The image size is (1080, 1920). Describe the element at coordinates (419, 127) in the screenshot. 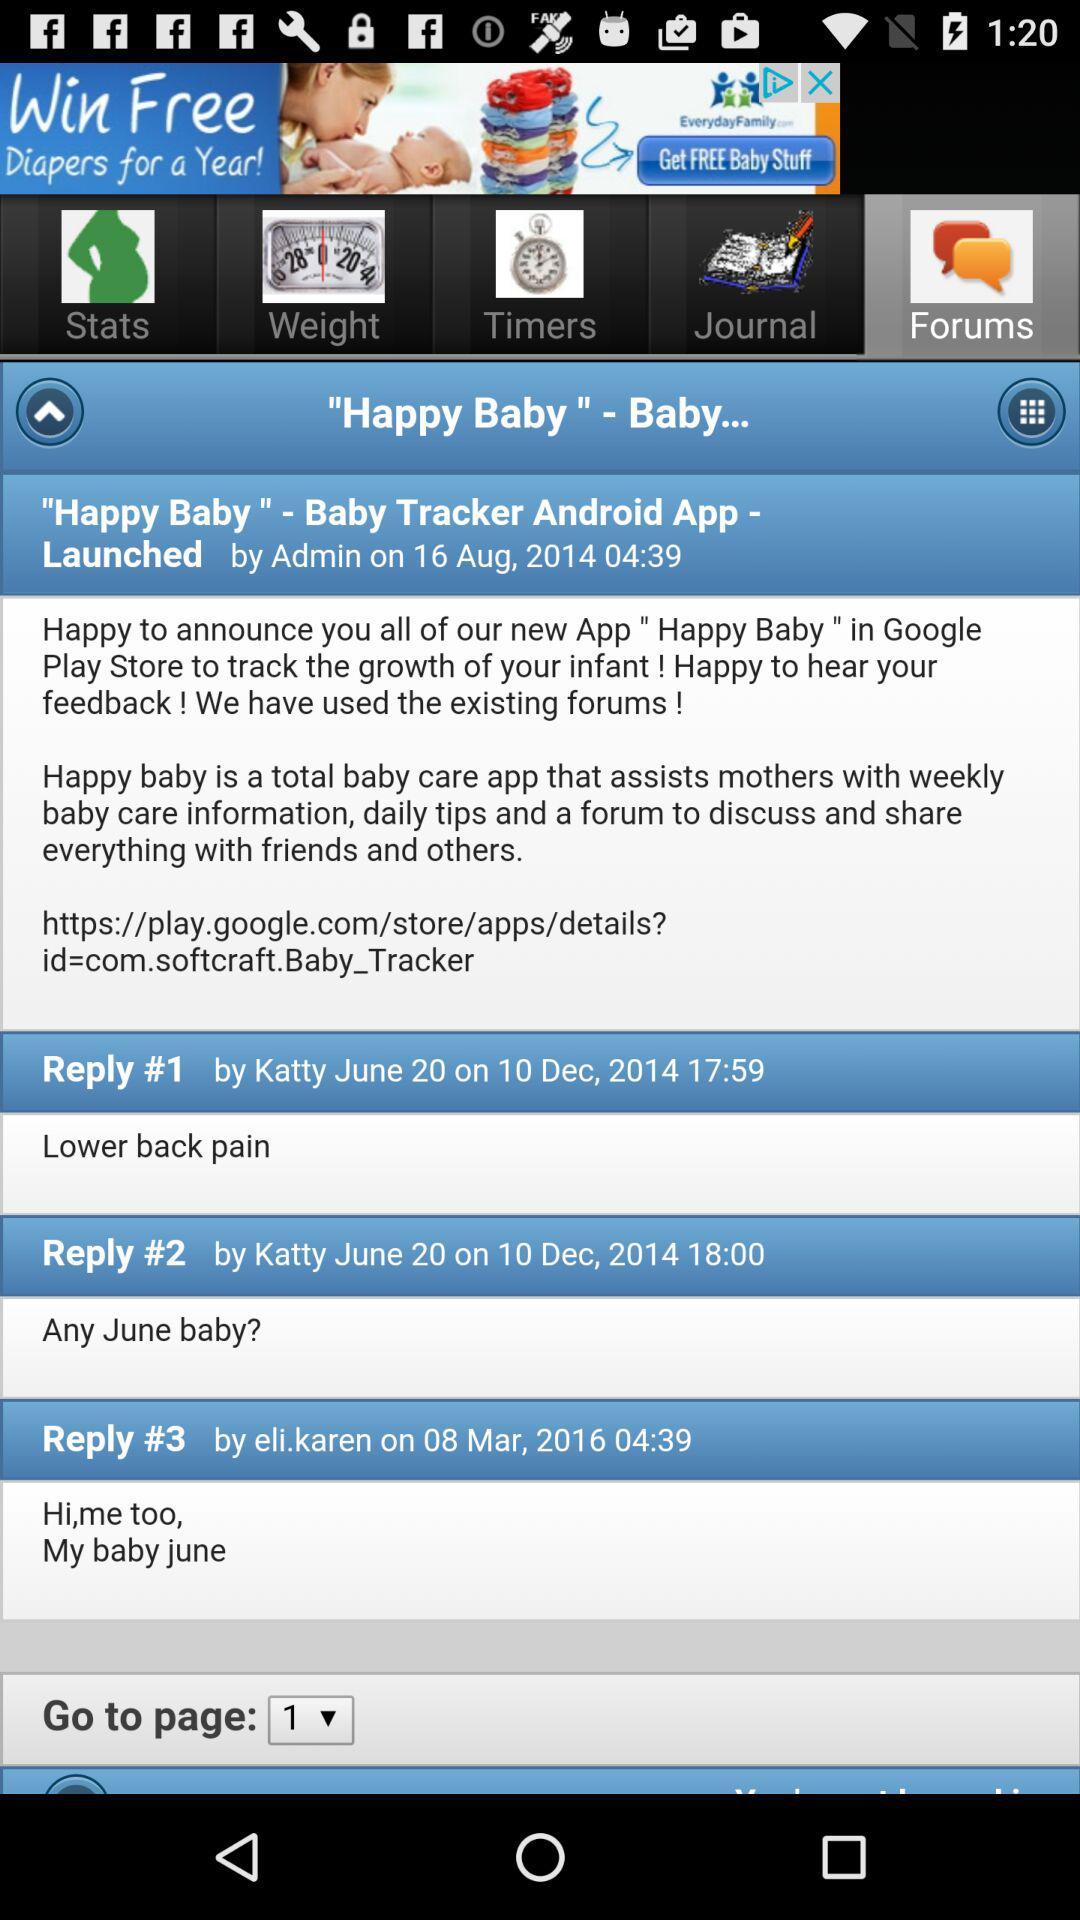

I see `share article` at that location.